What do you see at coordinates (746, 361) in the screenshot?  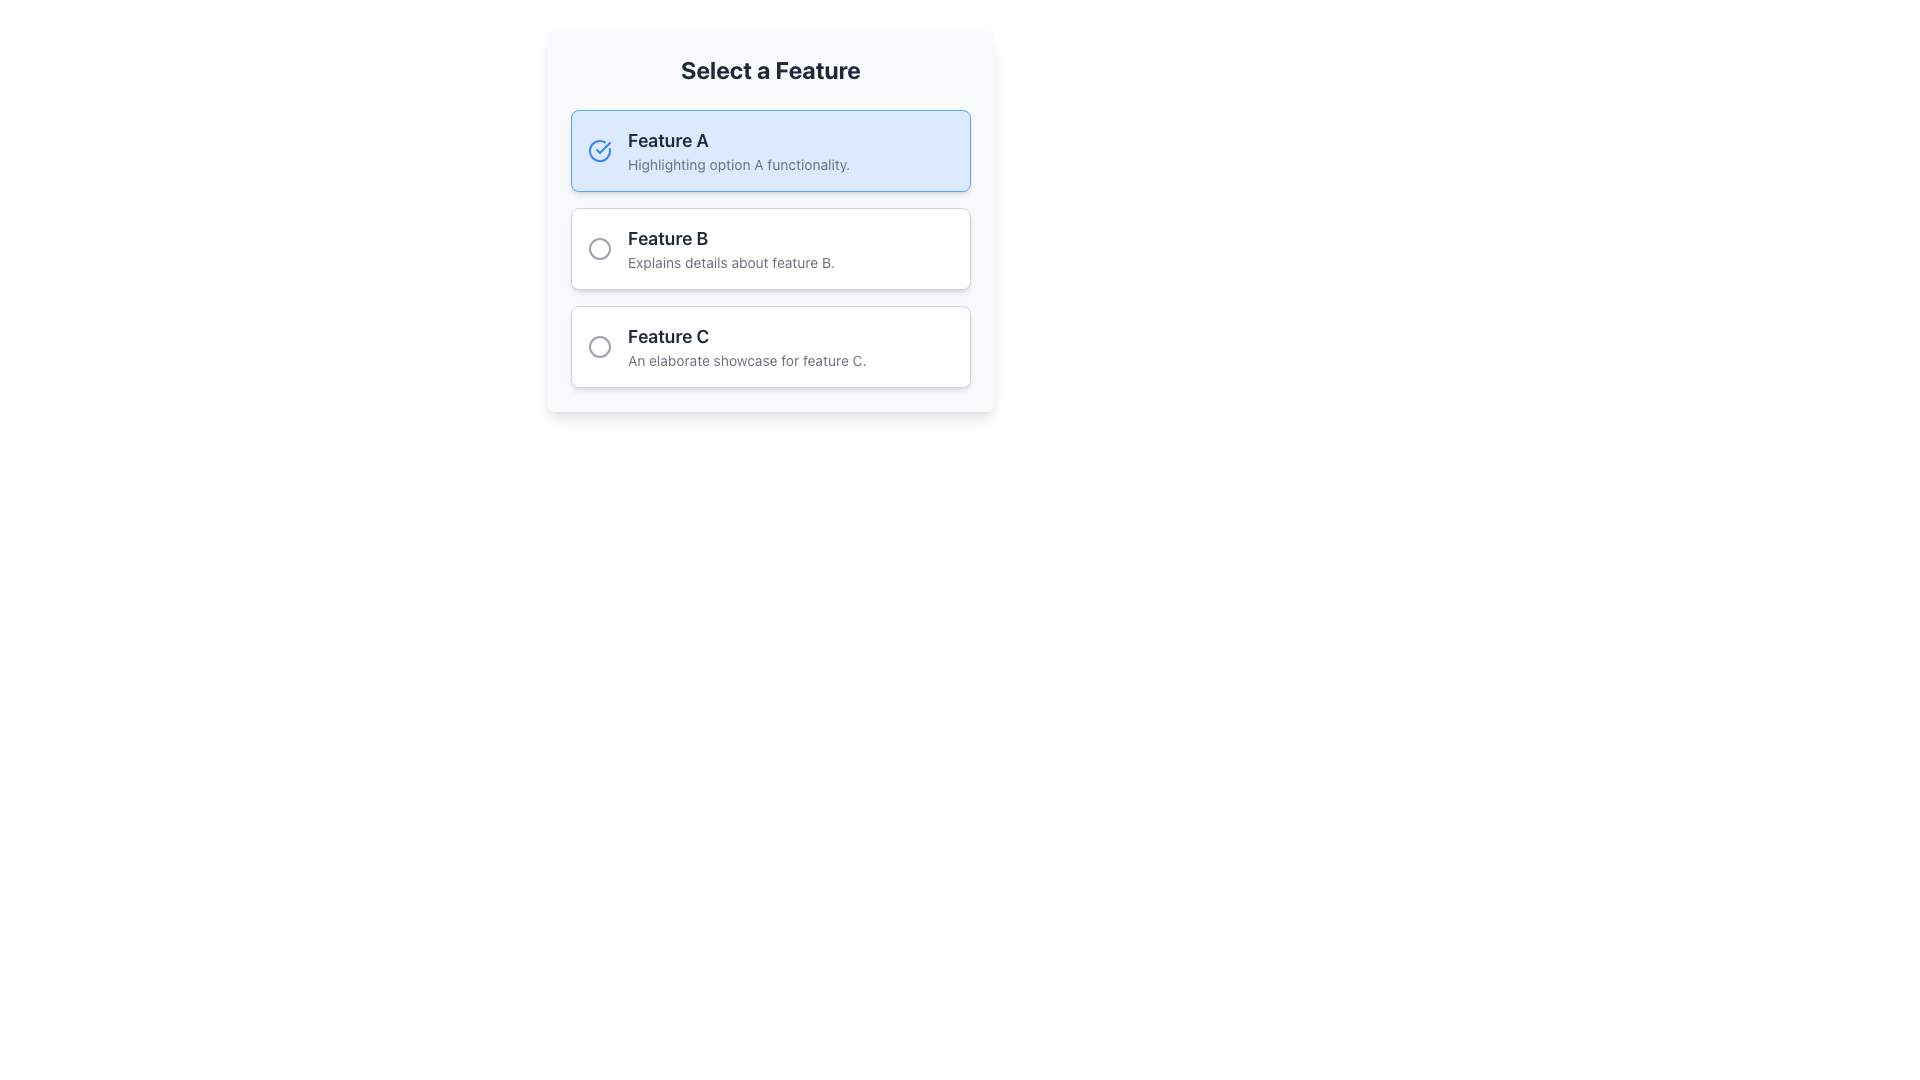 I see `the informational text label that describes 'Feature C'` at bounding box center [746, 361].